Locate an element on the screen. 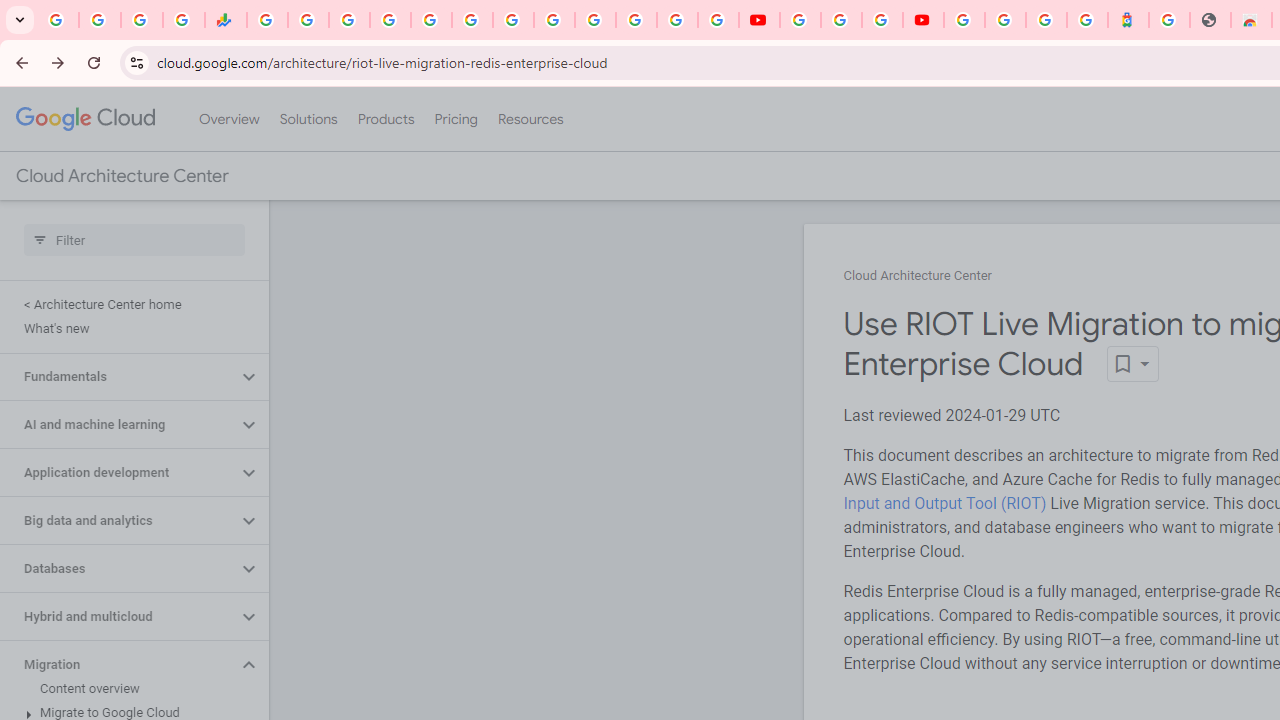  'What' is located at coordinates (129, 328).